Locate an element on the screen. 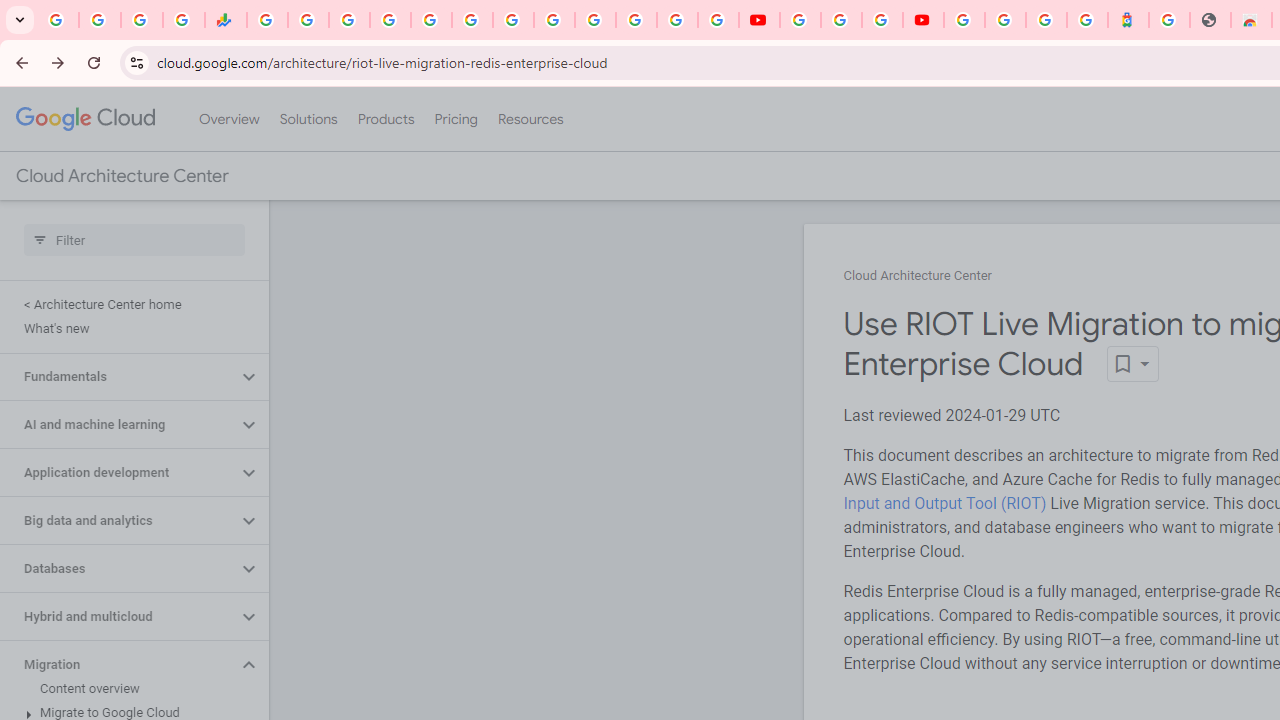  'What' is located at coordinates (129, 328).